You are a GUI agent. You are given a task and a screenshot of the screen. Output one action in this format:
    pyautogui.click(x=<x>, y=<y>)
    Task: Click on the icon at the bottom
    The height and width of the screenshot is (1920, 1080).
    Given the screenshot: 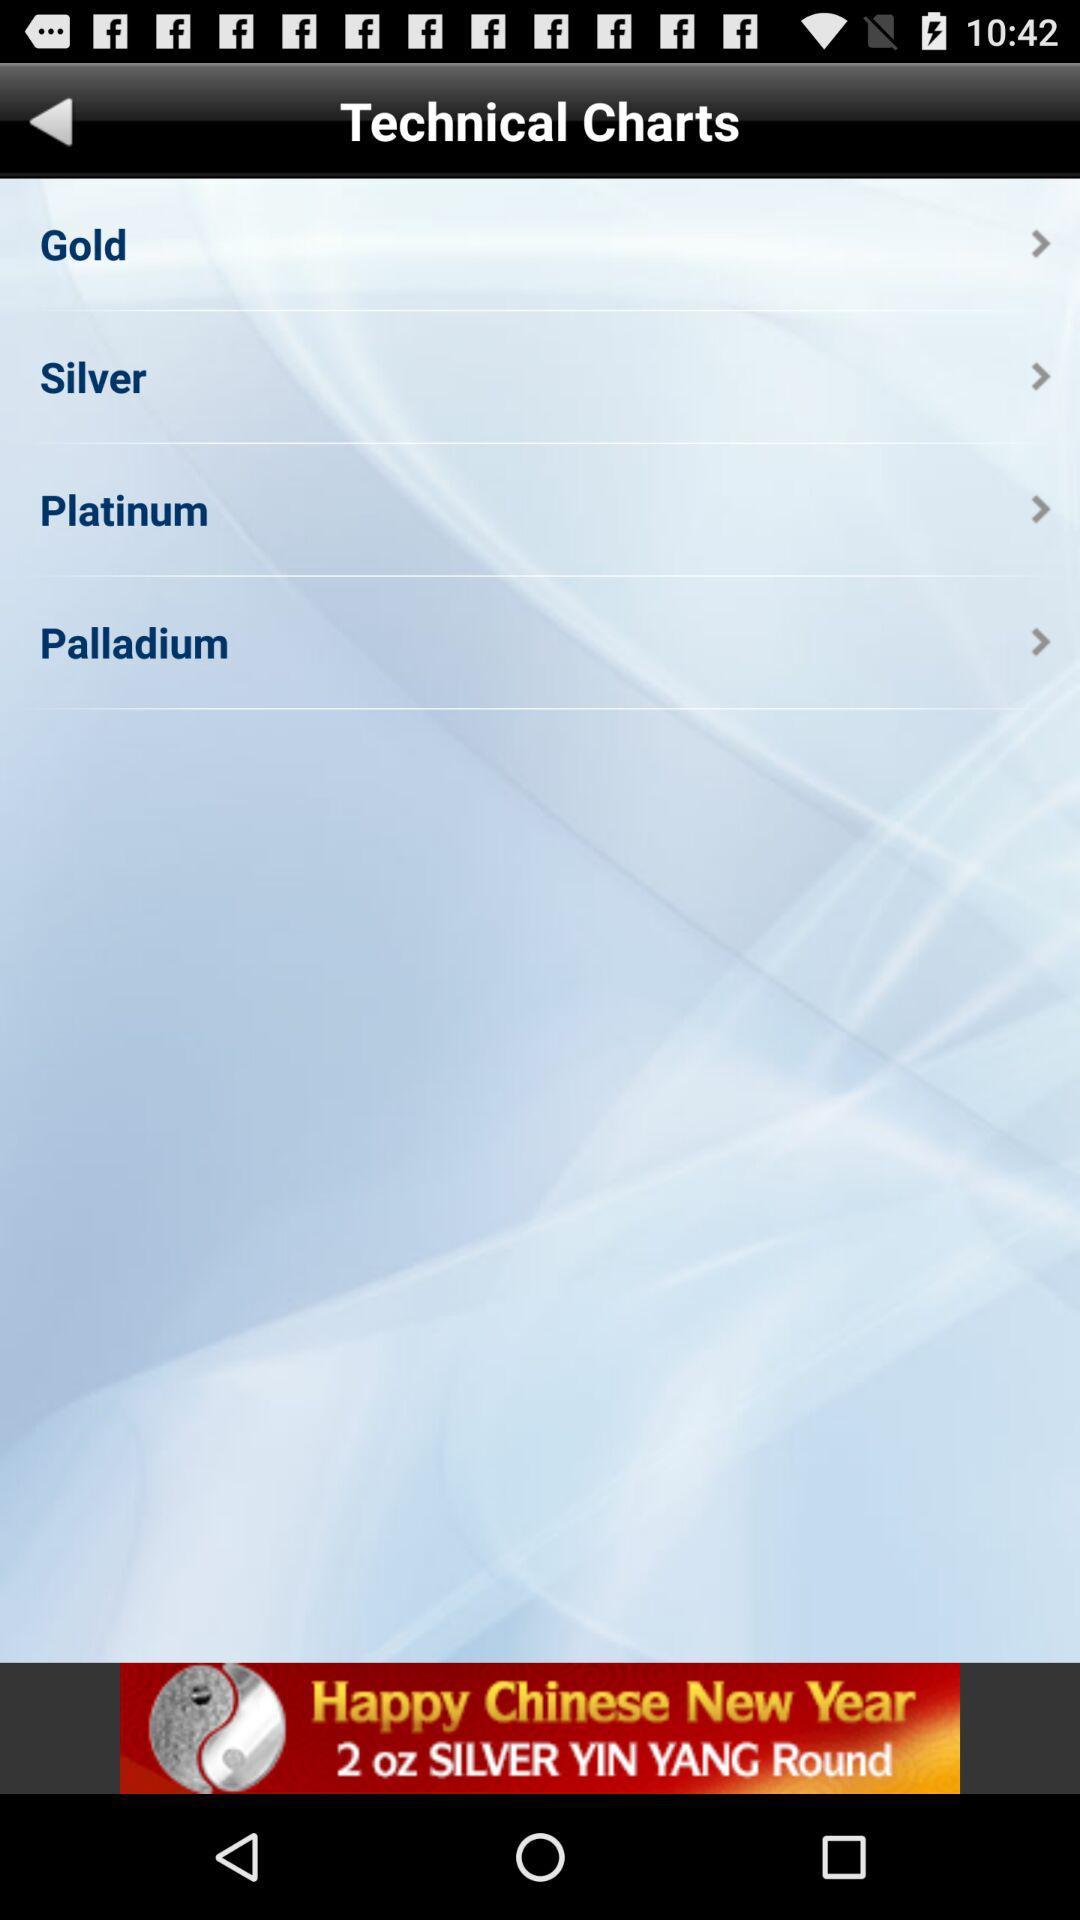 What is the action you would take?
    pyautogui.click(x=540, y=1727)
    